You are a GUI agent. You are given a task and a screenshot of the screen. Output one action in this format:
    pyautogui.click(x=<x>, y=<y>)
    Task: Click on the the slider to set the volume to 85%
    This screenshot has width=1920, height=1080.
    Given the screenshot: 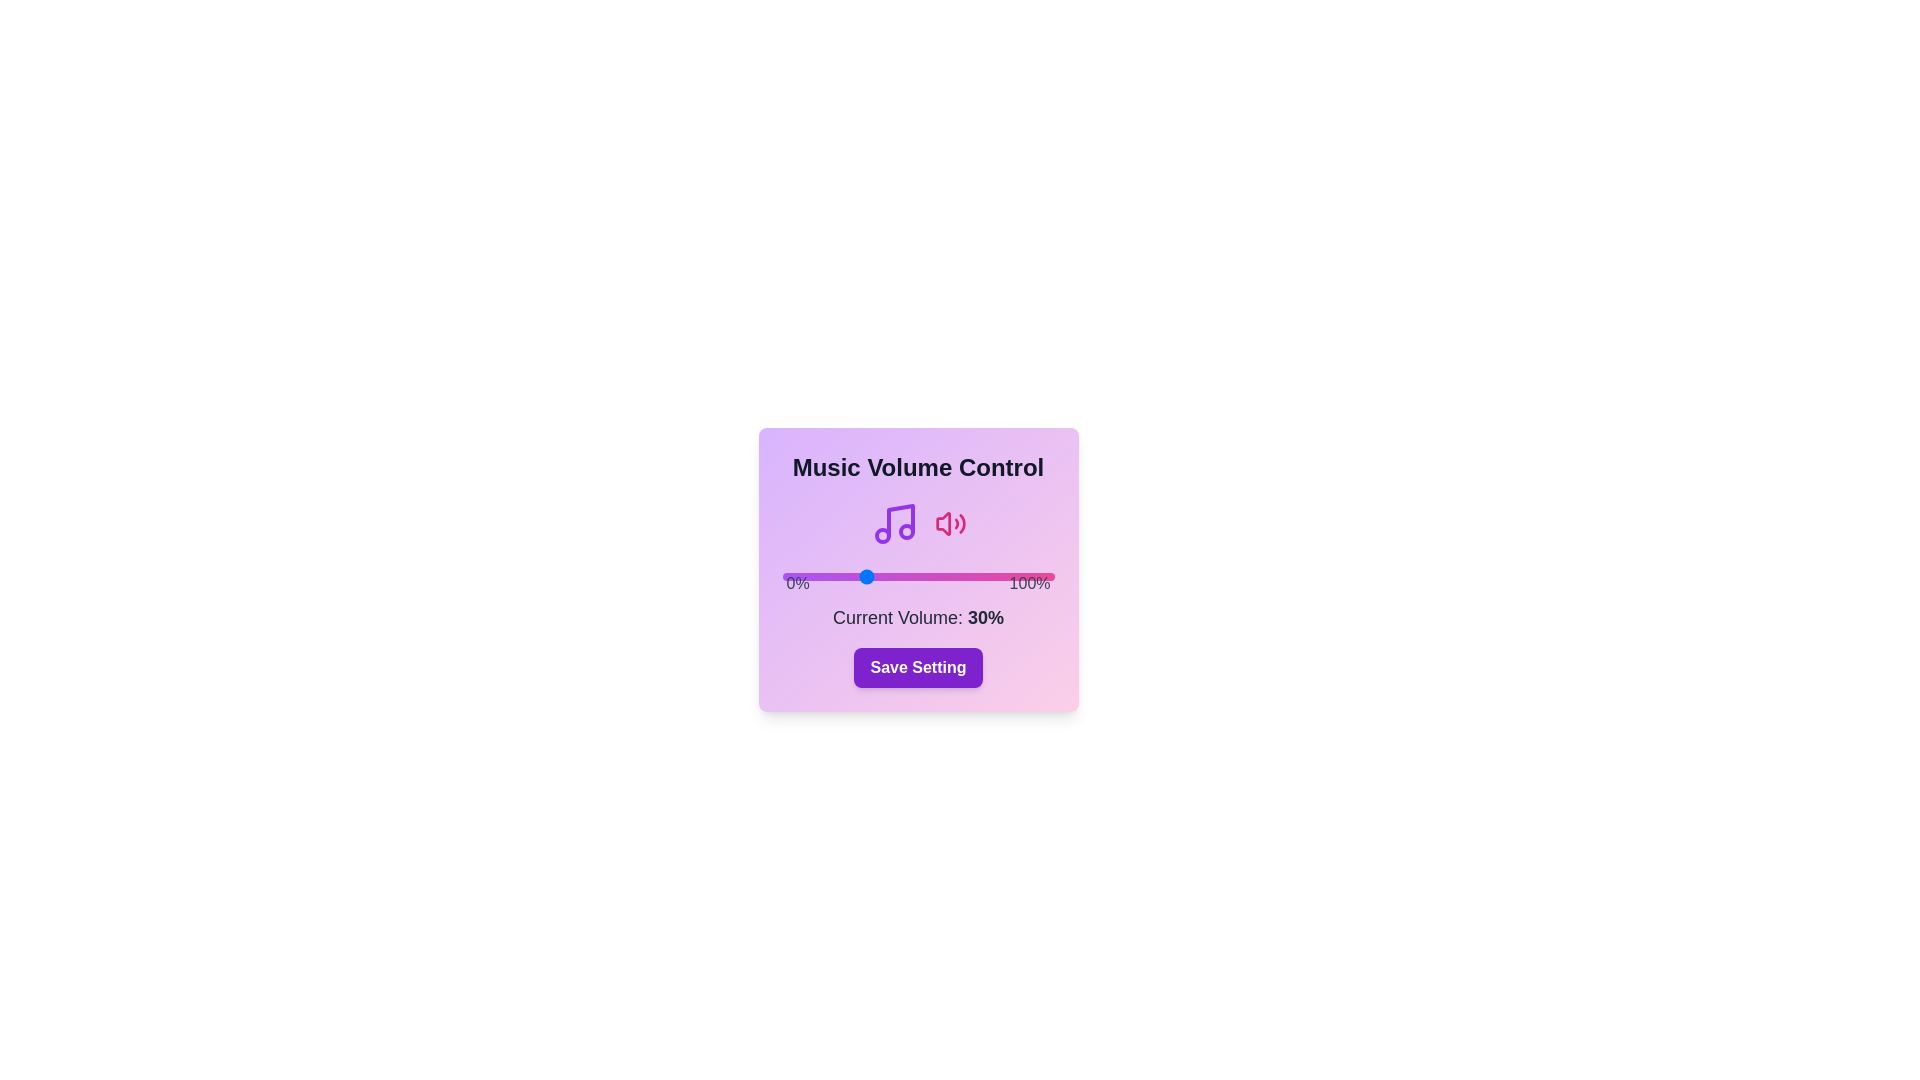 What is the action you would take?
    pyautogui.click(x=1013, y=577)
    